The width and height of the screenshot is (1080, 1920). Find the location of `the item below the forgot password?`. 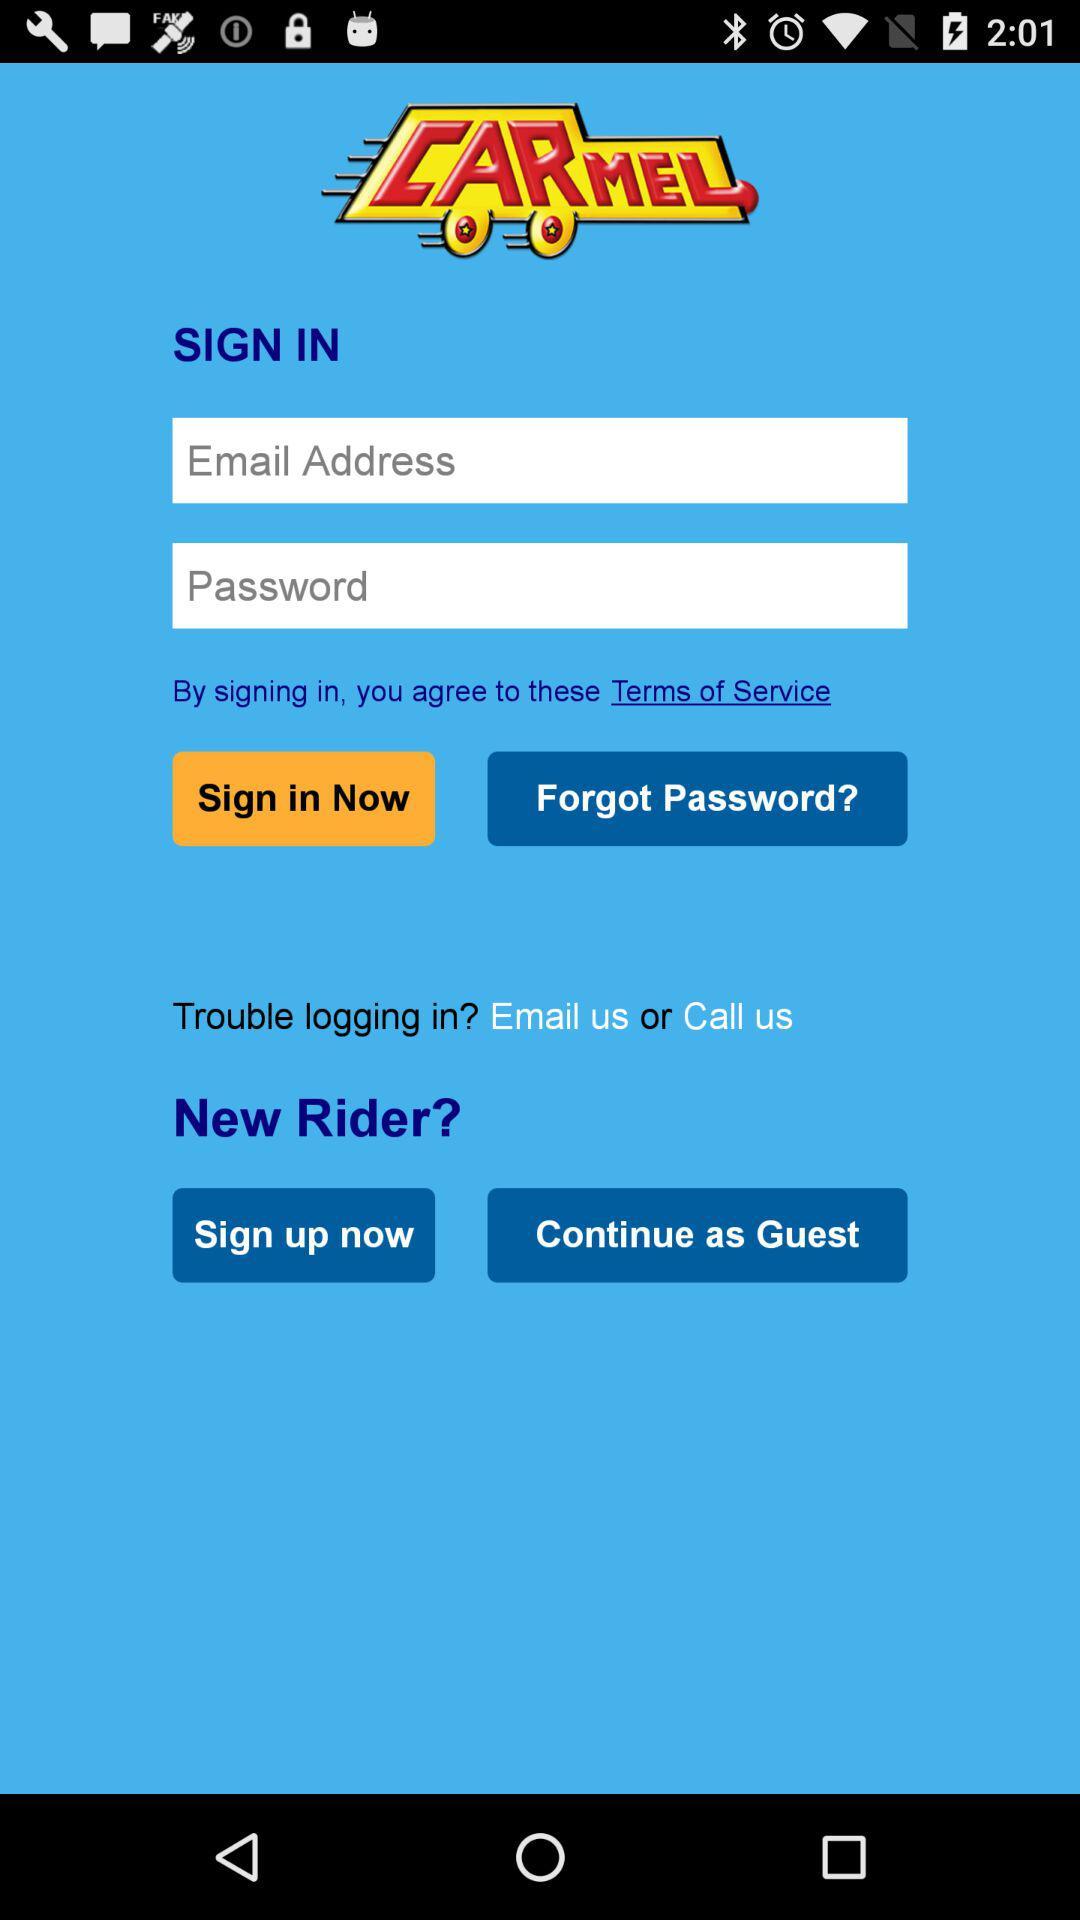

the item below the forgot password? is located at coordinates (559, 1015).